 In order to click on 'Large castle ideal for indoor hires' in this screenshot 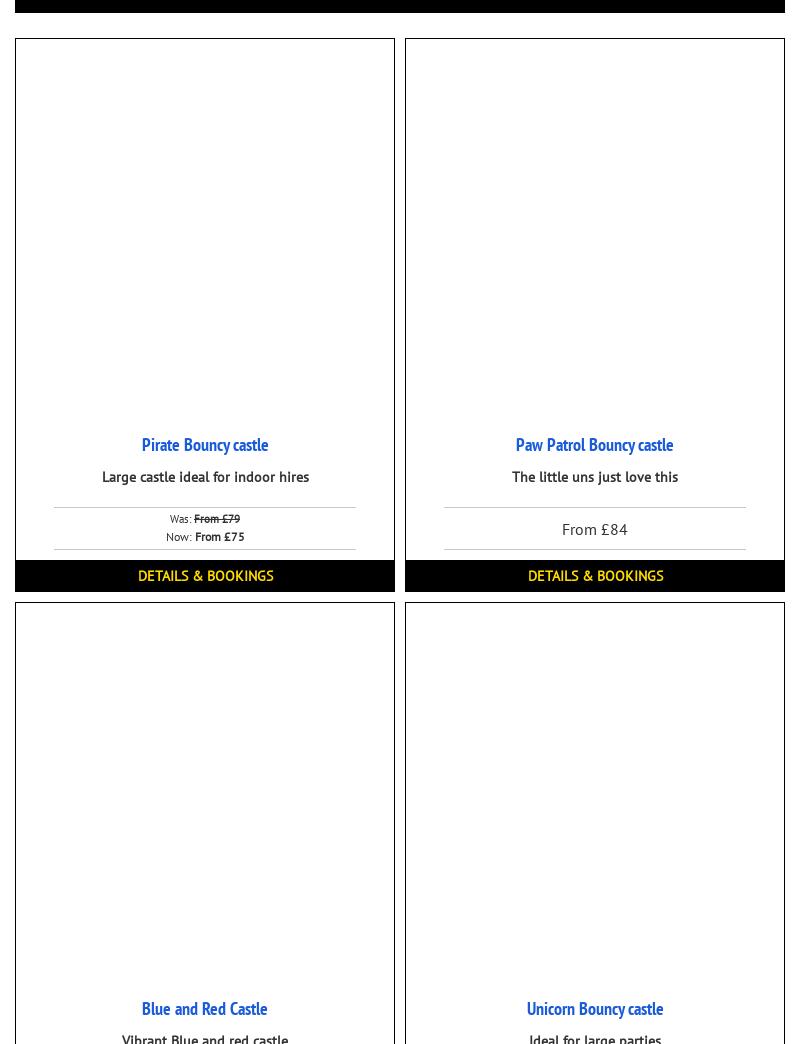, I will do `click(204, 477)`.